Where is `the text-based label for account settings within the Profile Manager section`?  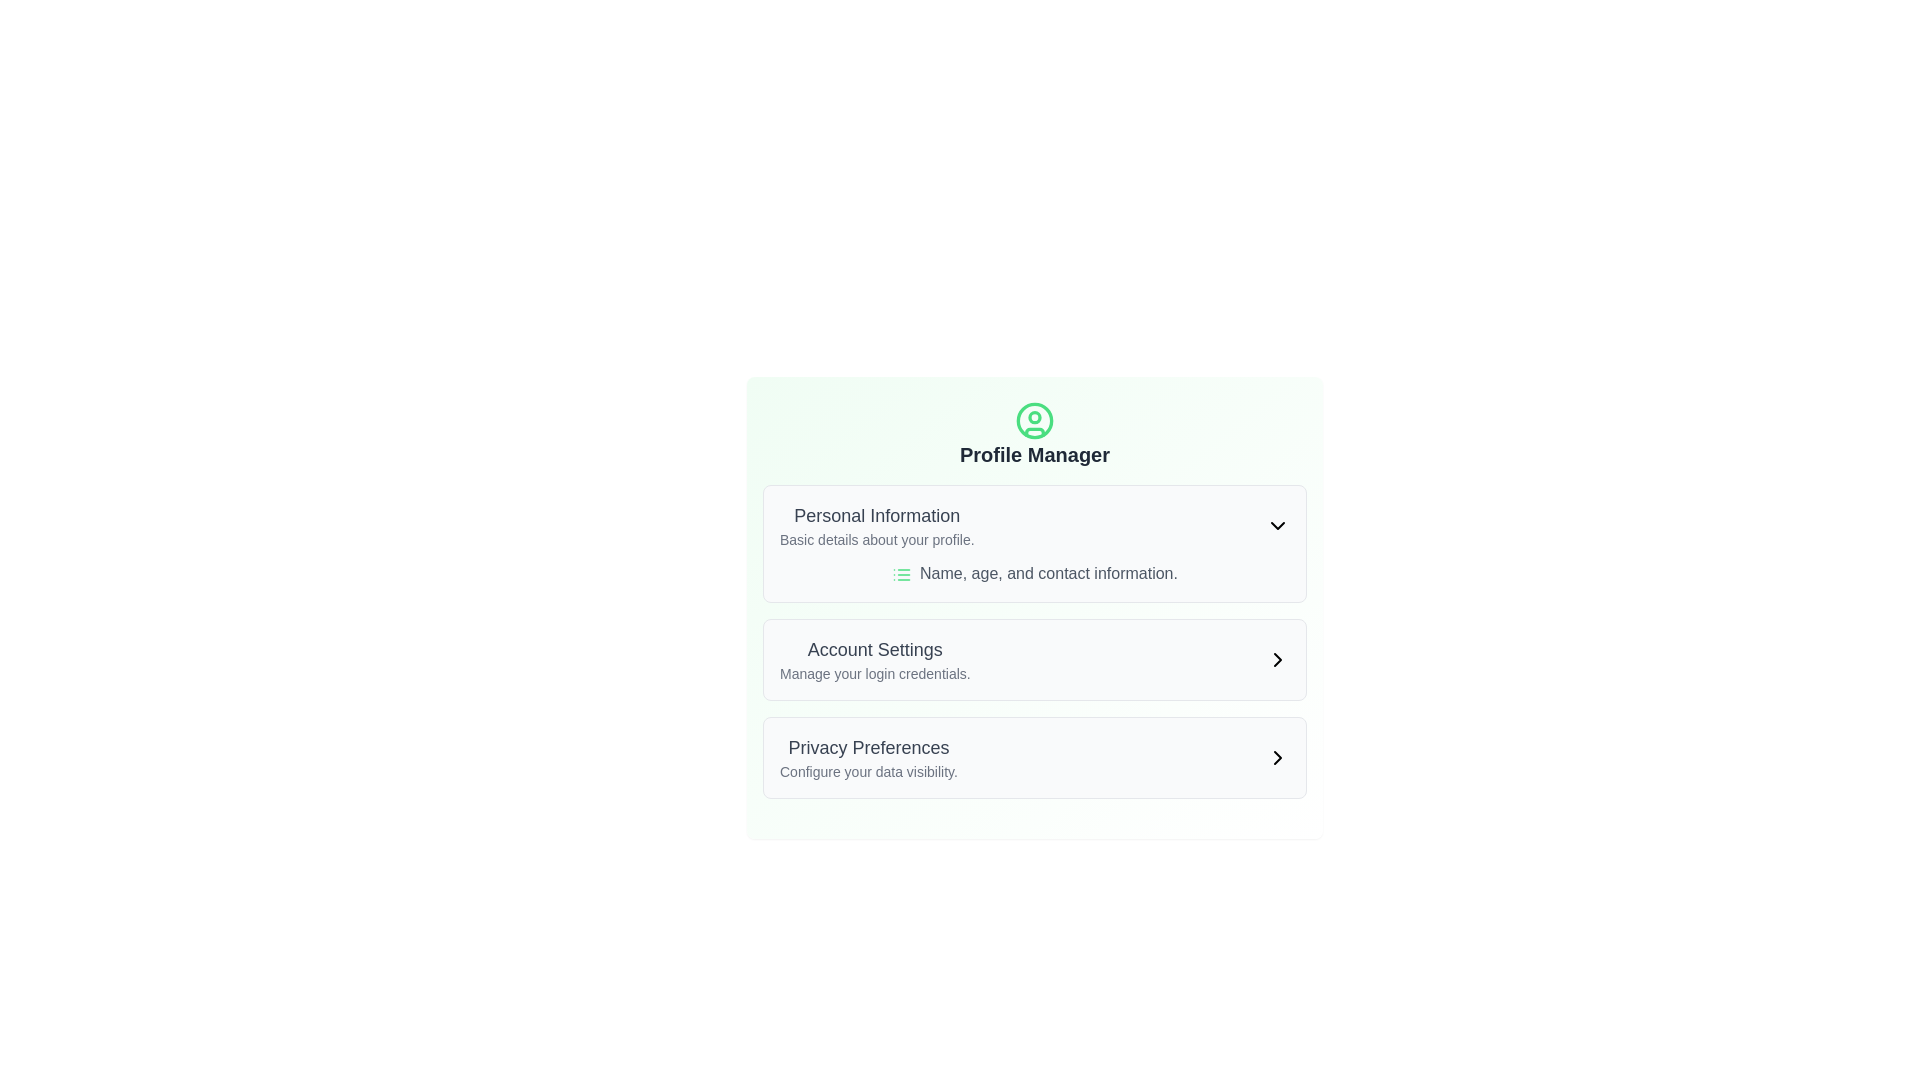 the text-based label for account settings within the Profile Manager section is located at coordinates (875, 659).